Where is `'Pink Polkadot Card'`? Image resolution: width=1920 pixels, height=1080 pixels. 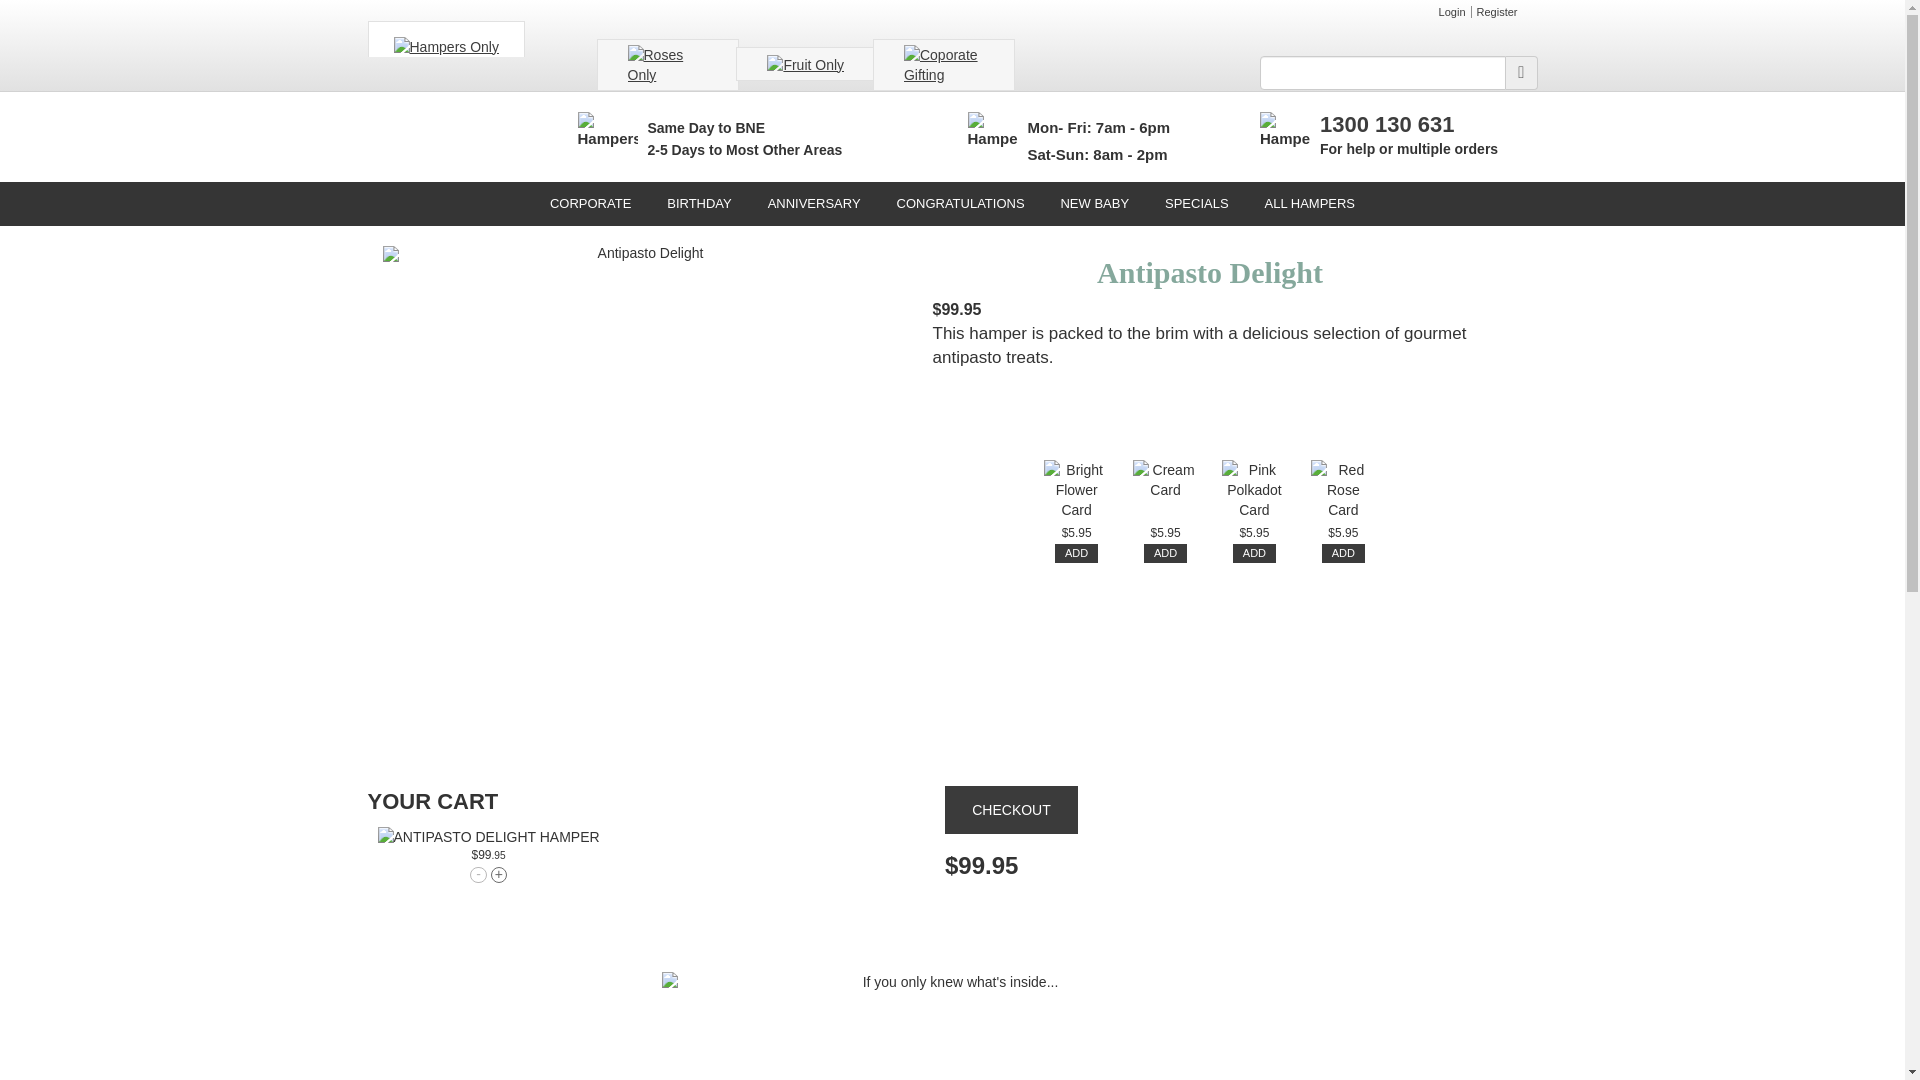 'Pink Polkadot Card' is located at coordinates (1253, 492).